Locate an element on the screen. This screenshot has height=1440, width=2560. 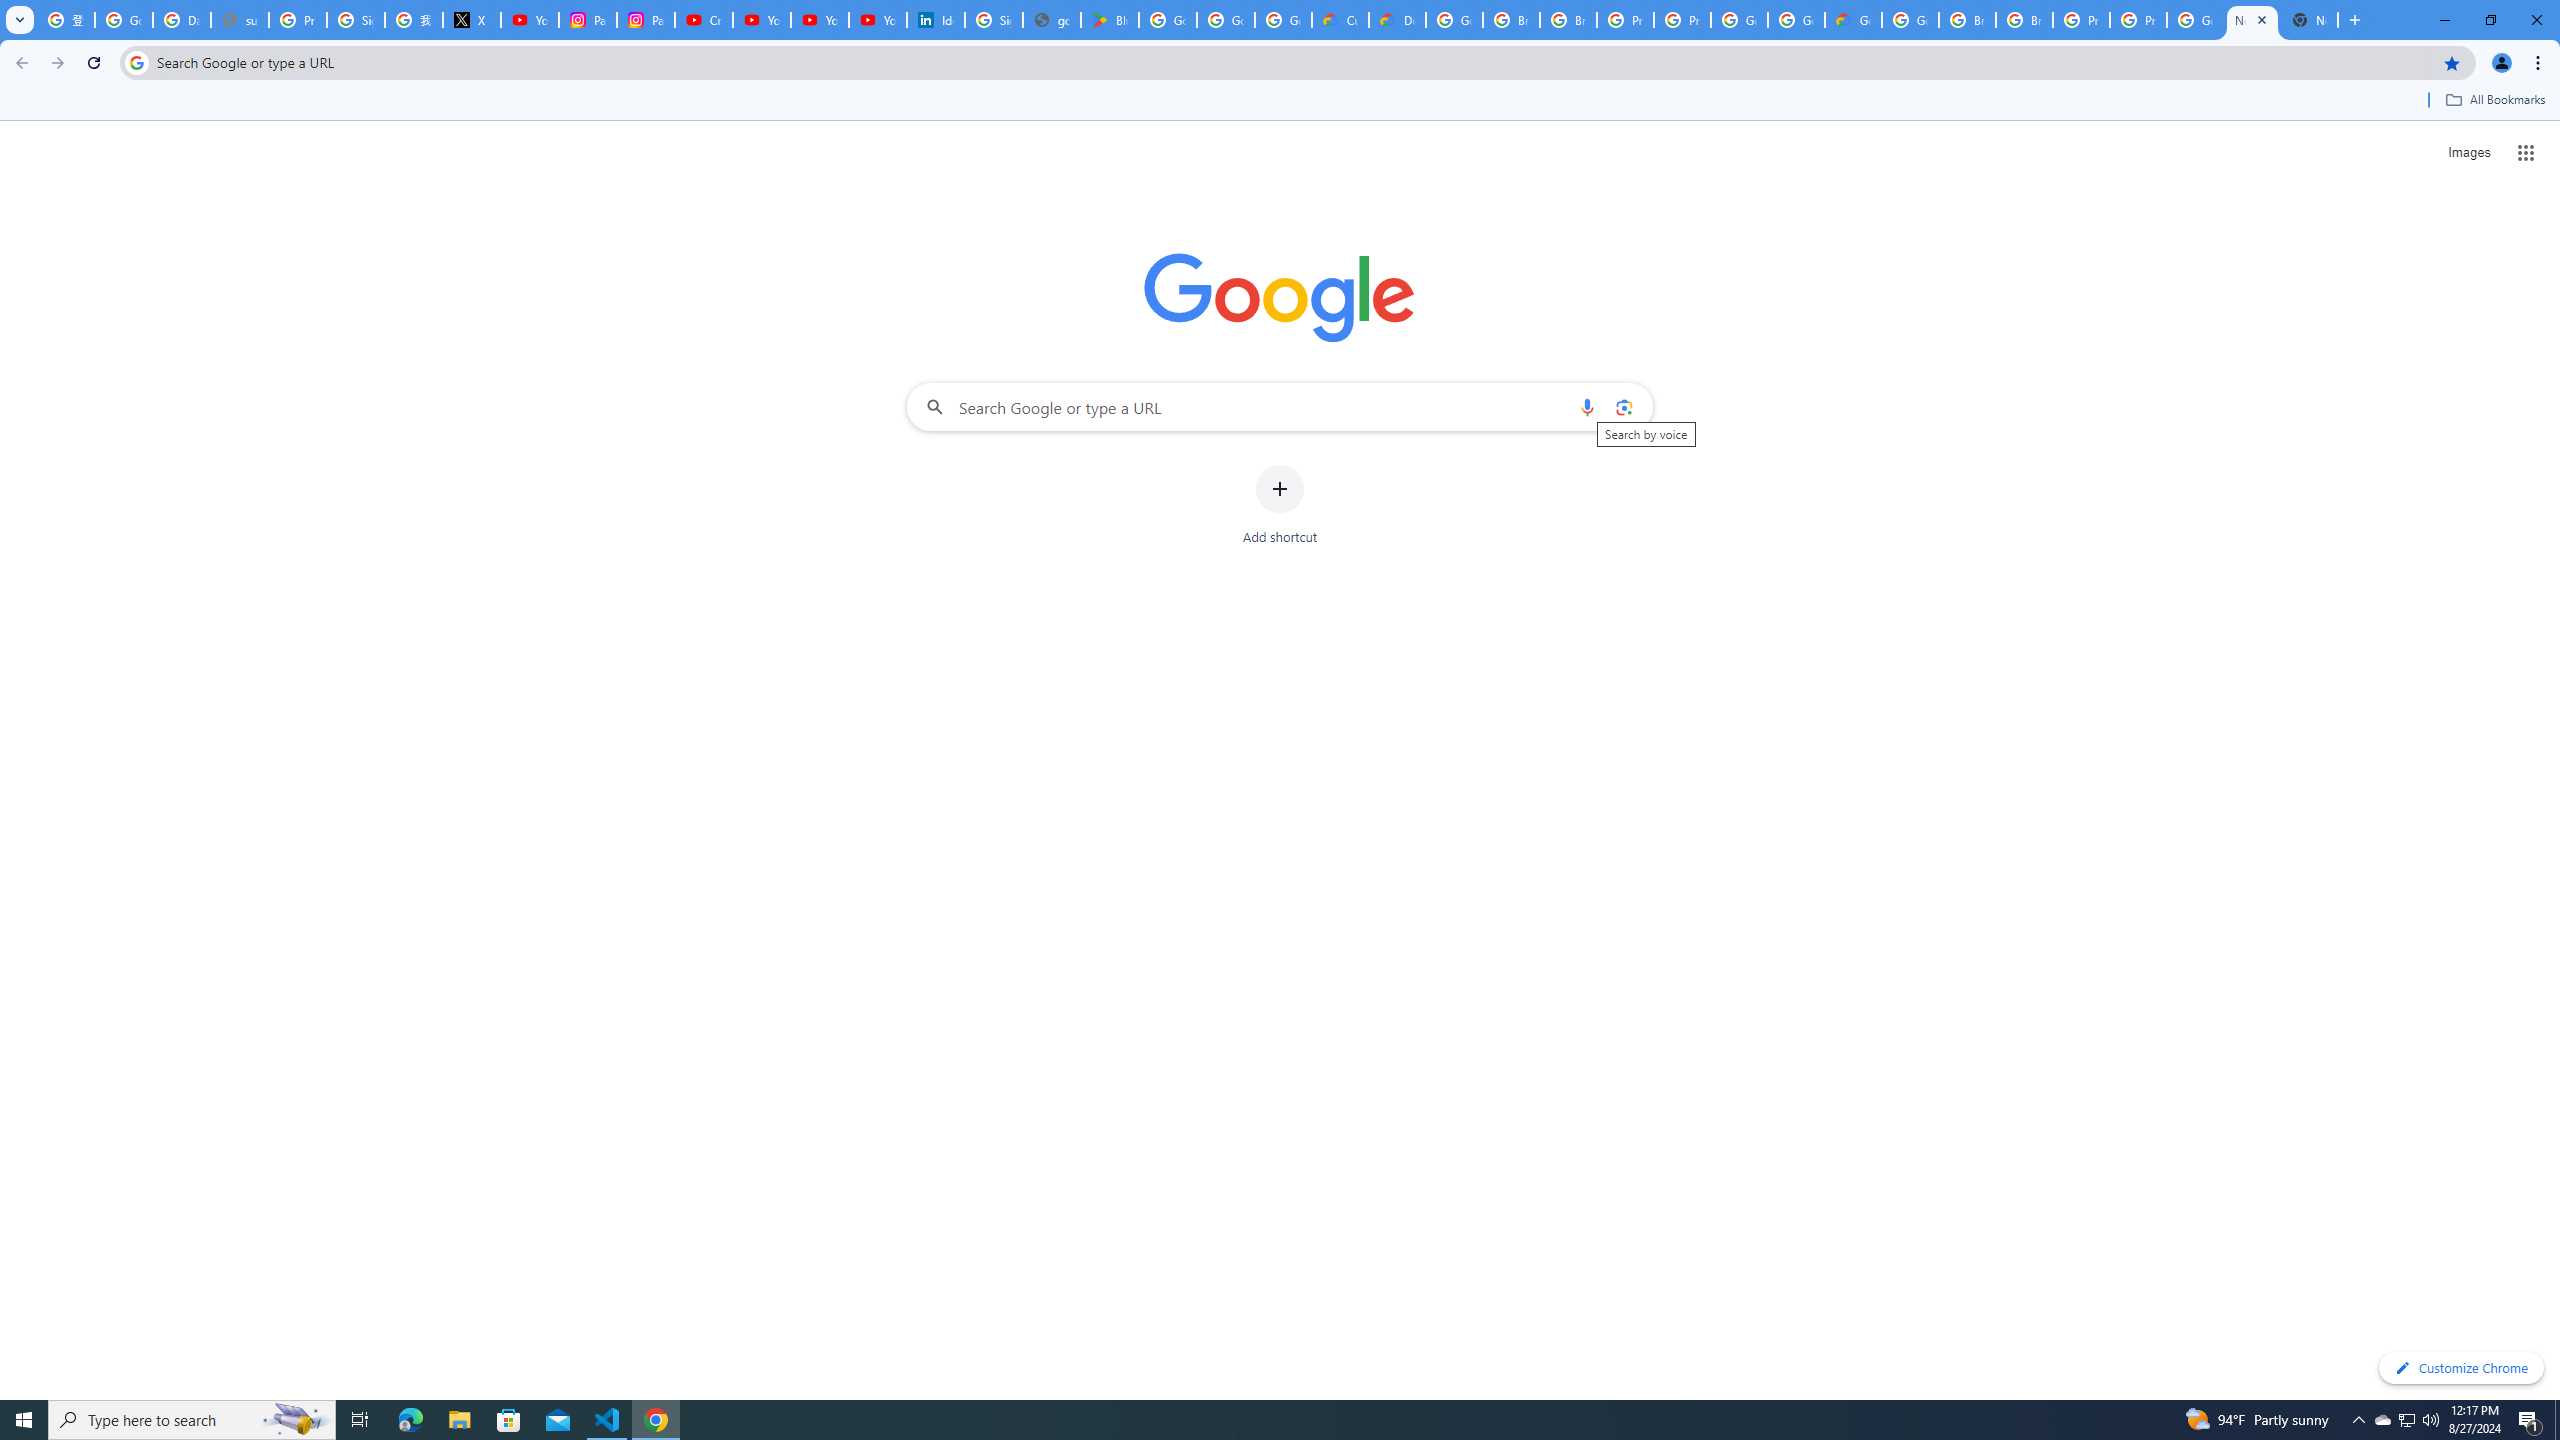
'Search by voice' is located at coordinates (1586, 405).